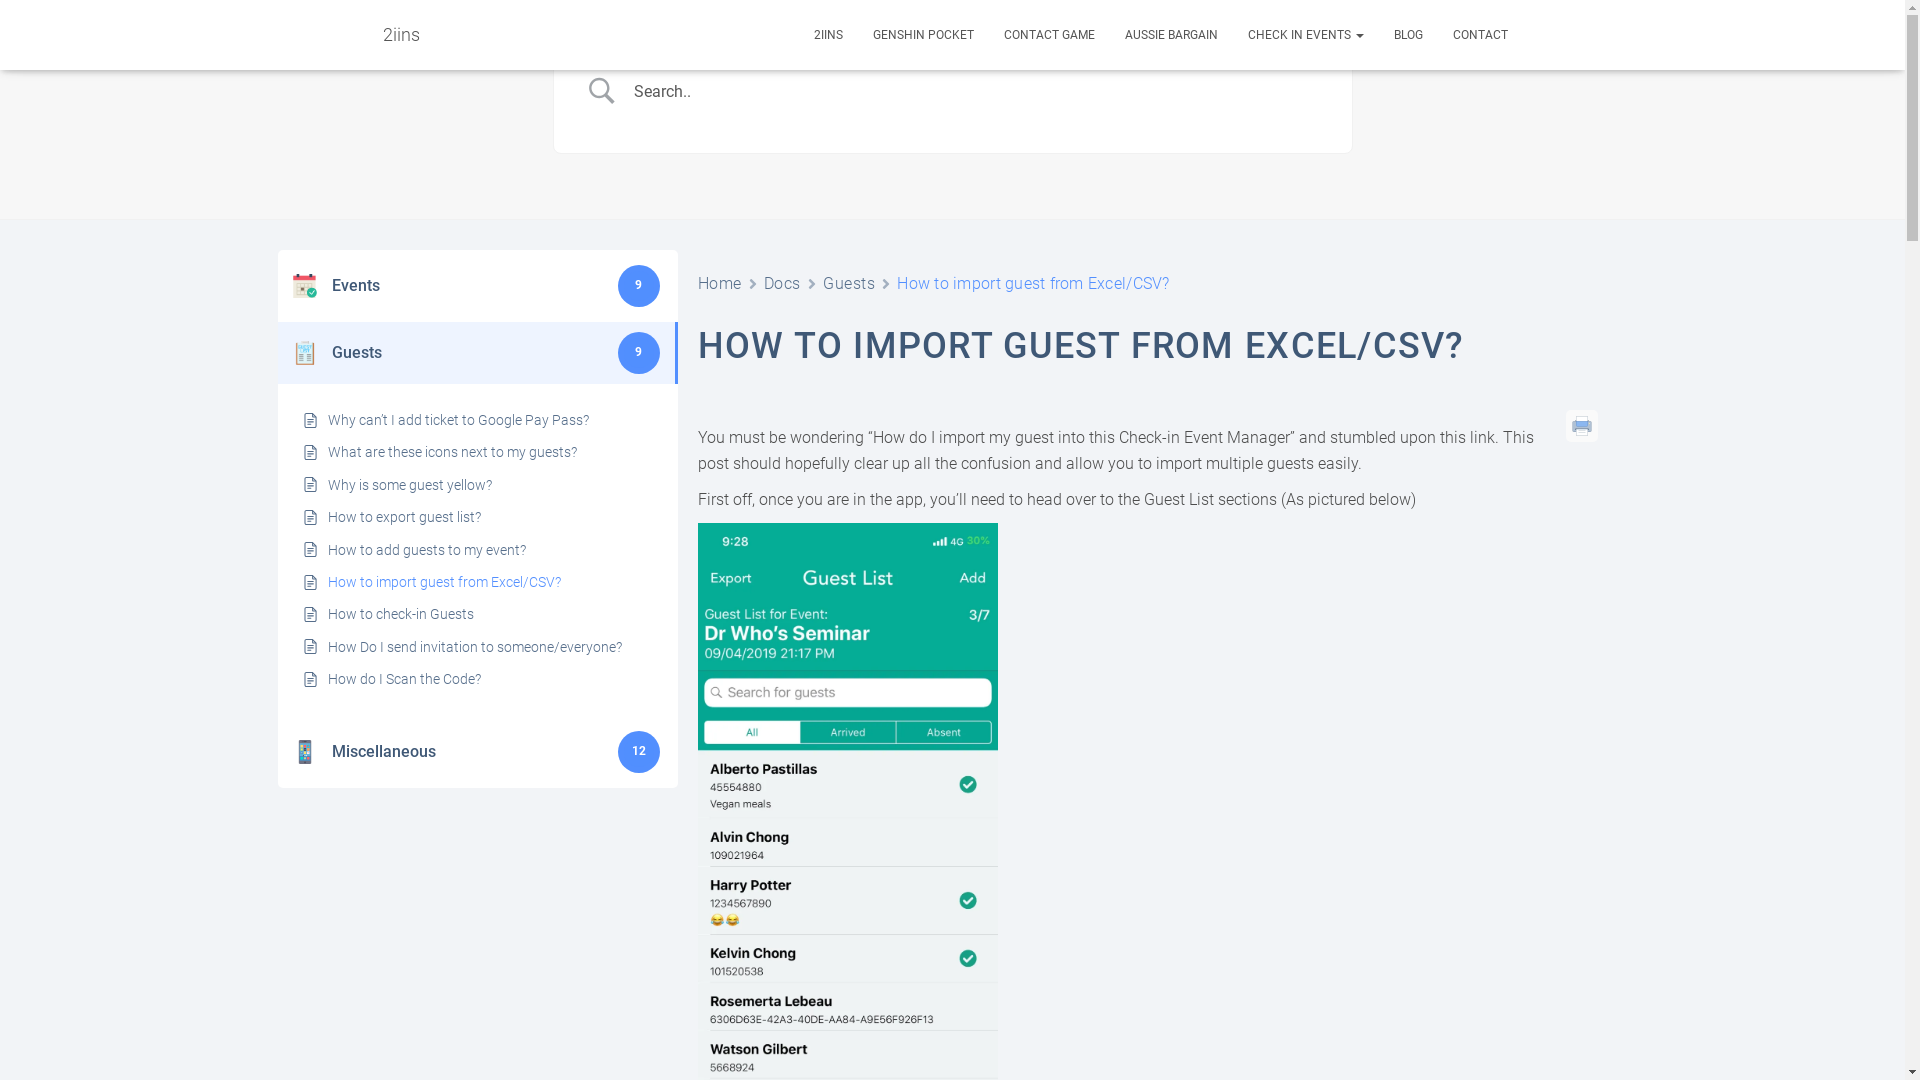 The width and height of the screenshot is (1920, 1080). What do you see at coordinates (403, 515) in the screenshot?
I see `'How to export guest list?'` at bounding box center [403, 515].